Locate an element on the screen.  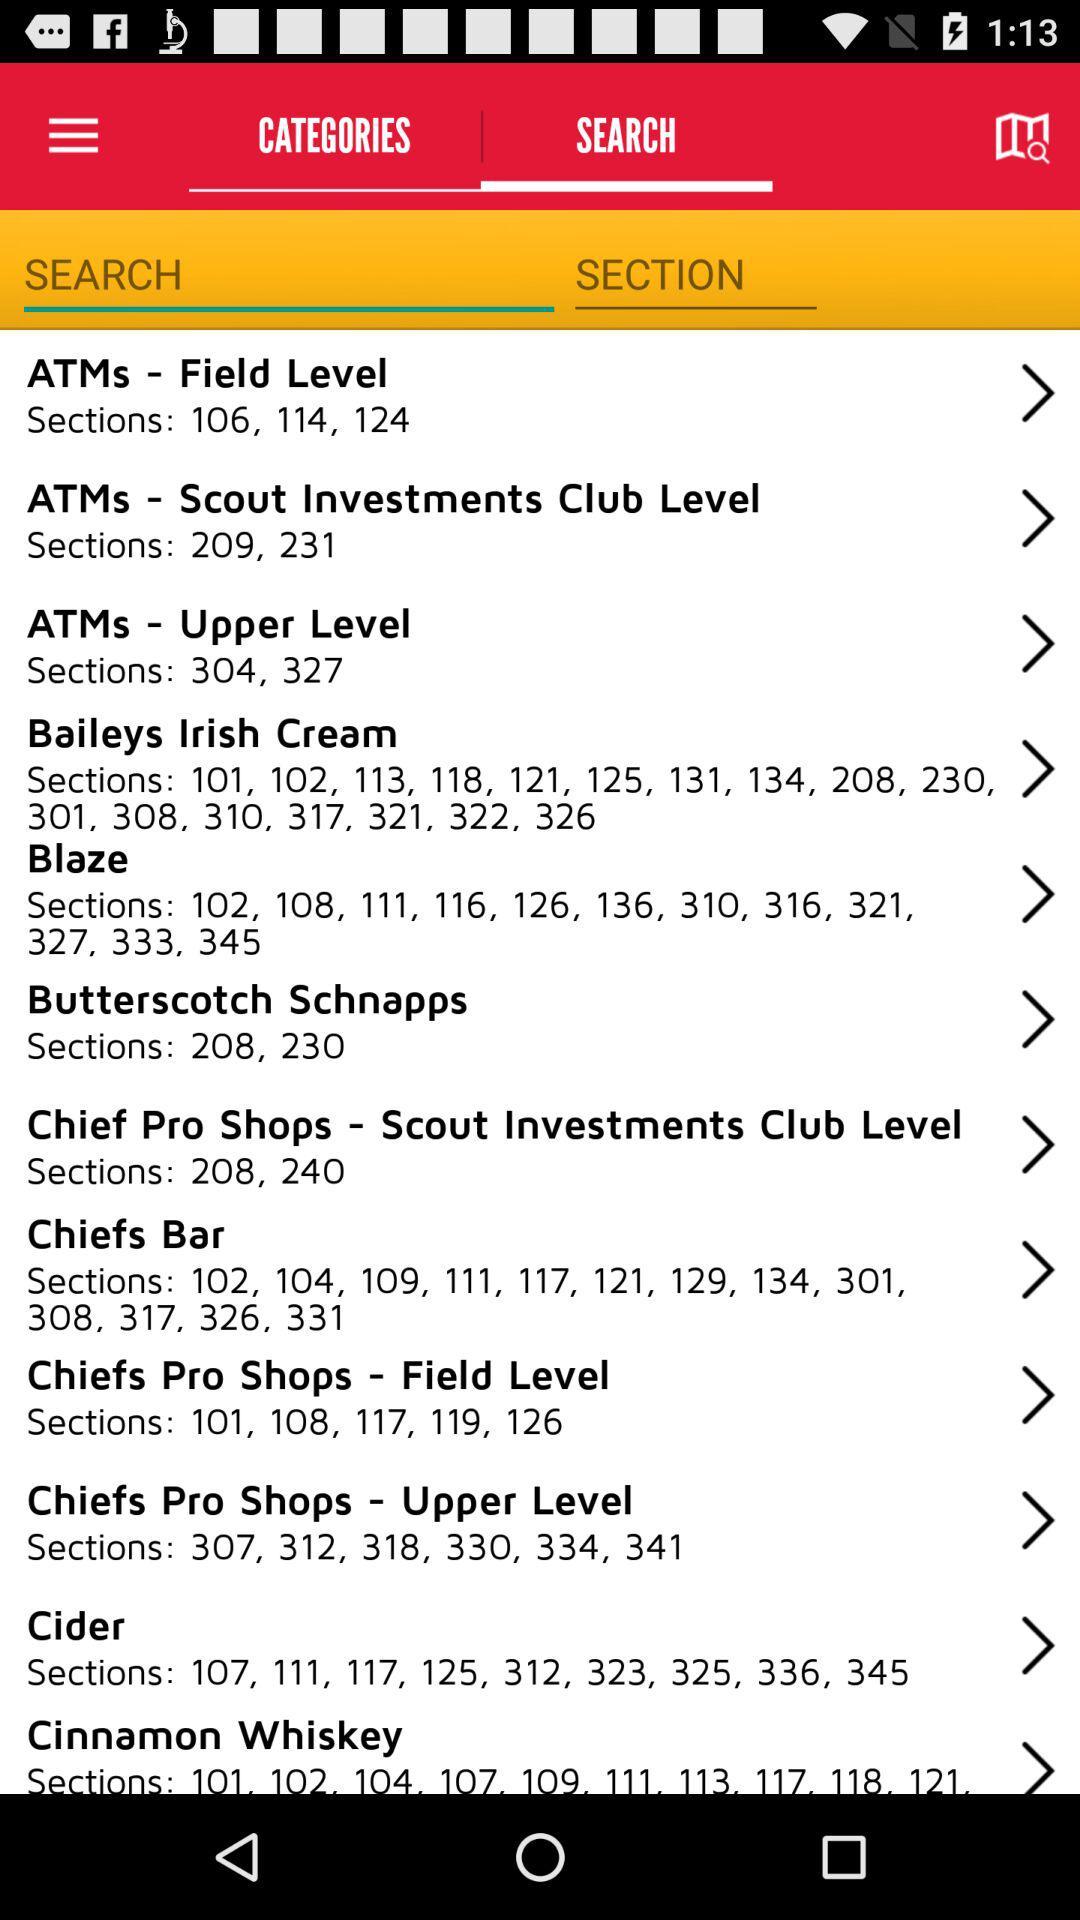
icon above the sections 107 111 is located at coordinates (74, 1623).